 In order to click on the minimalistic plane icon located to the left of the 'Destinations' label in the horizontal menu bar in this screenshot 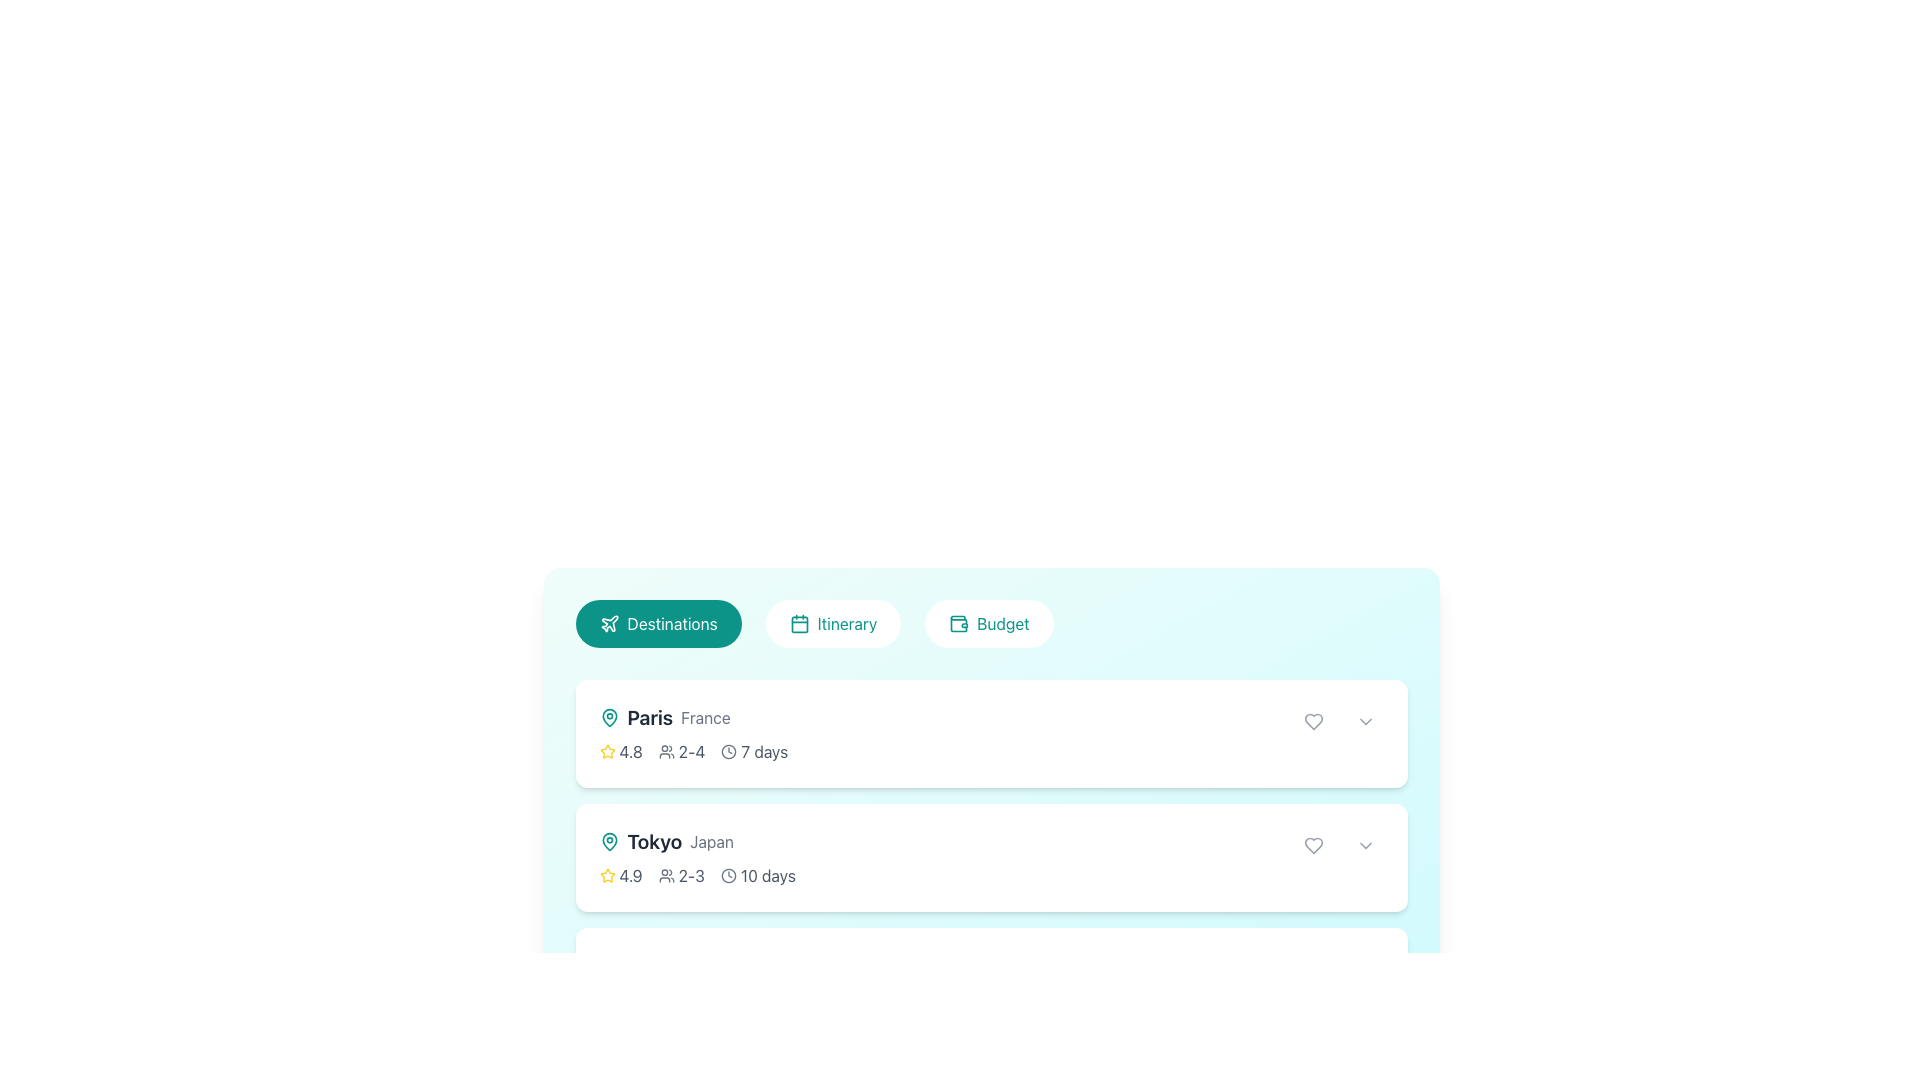, I will do `click(608, 623)`.